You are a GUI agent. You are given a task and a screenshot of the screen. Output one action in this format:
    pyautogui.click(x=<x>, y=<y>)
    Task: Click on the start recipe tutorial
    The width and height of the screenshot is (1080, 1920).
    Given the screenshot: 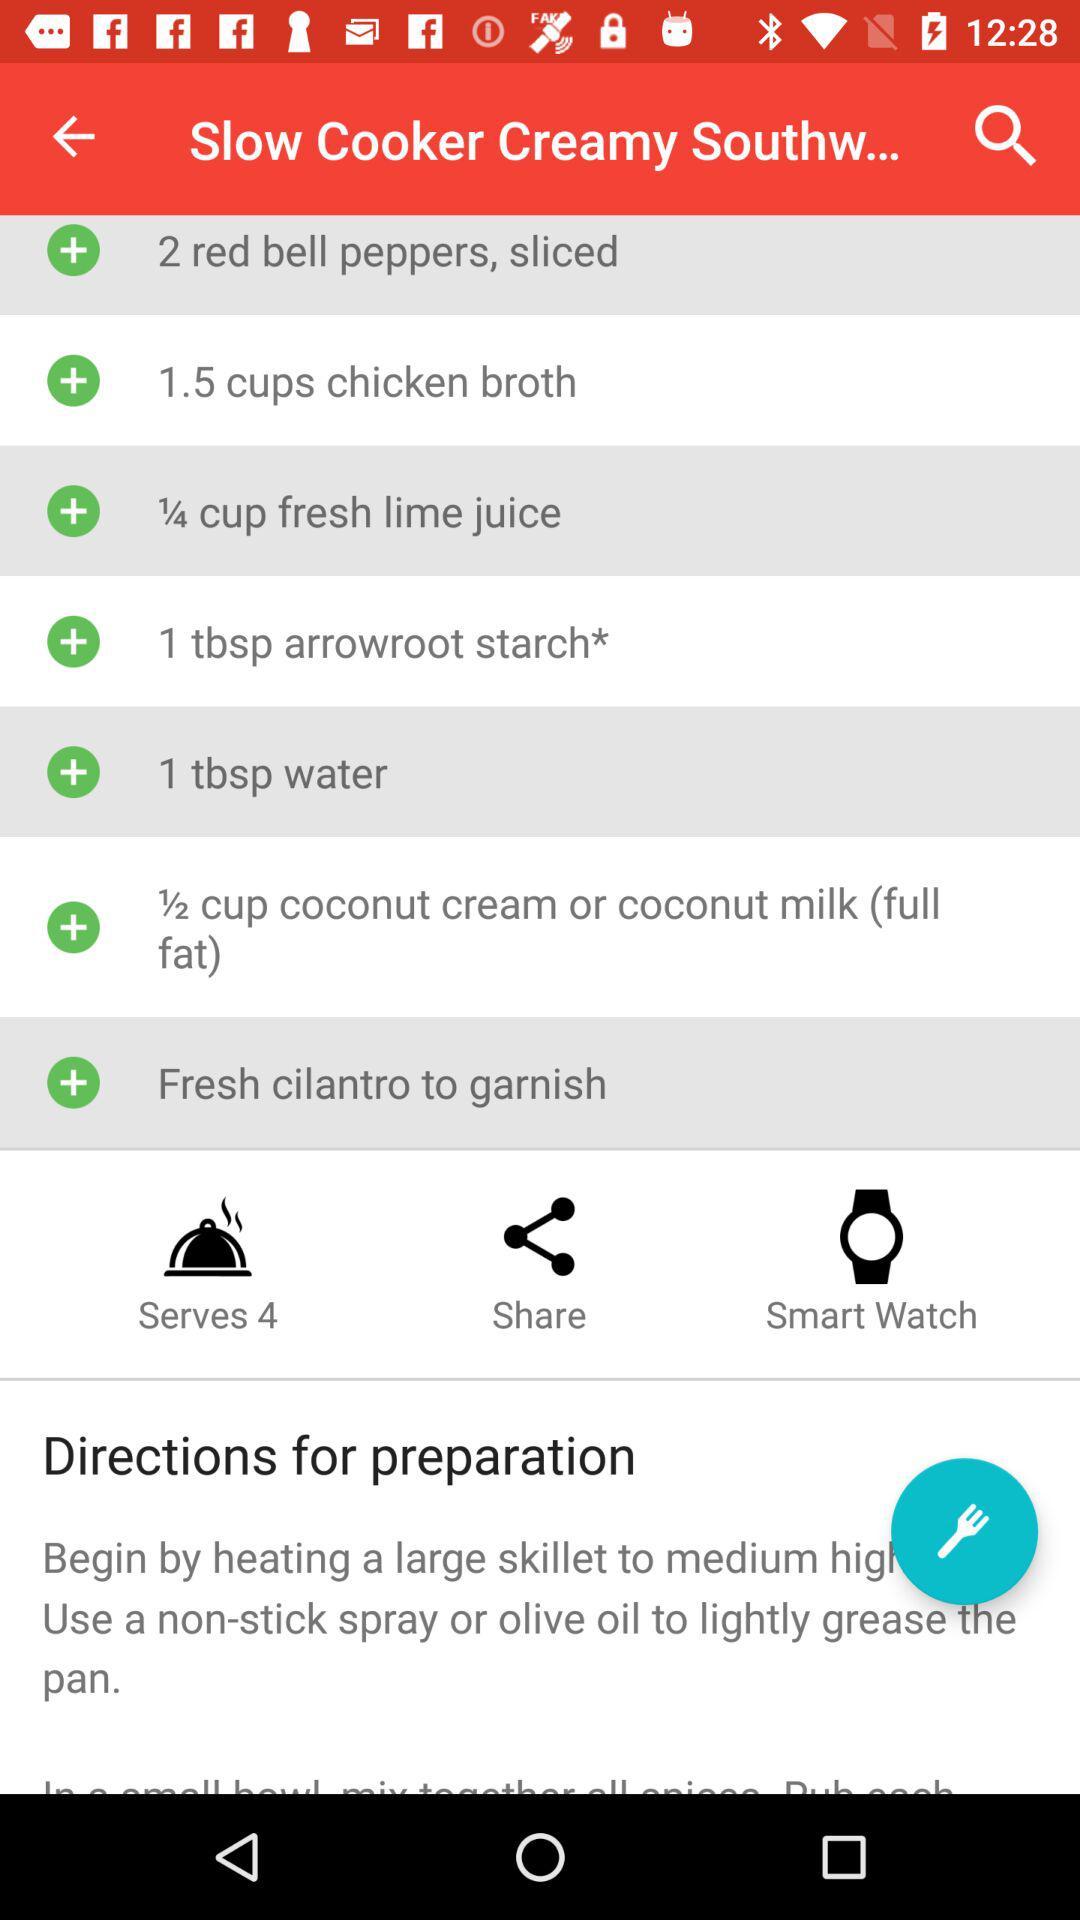 What is the action you would take?
    pyautogui.click(x=963, y=1530)
    